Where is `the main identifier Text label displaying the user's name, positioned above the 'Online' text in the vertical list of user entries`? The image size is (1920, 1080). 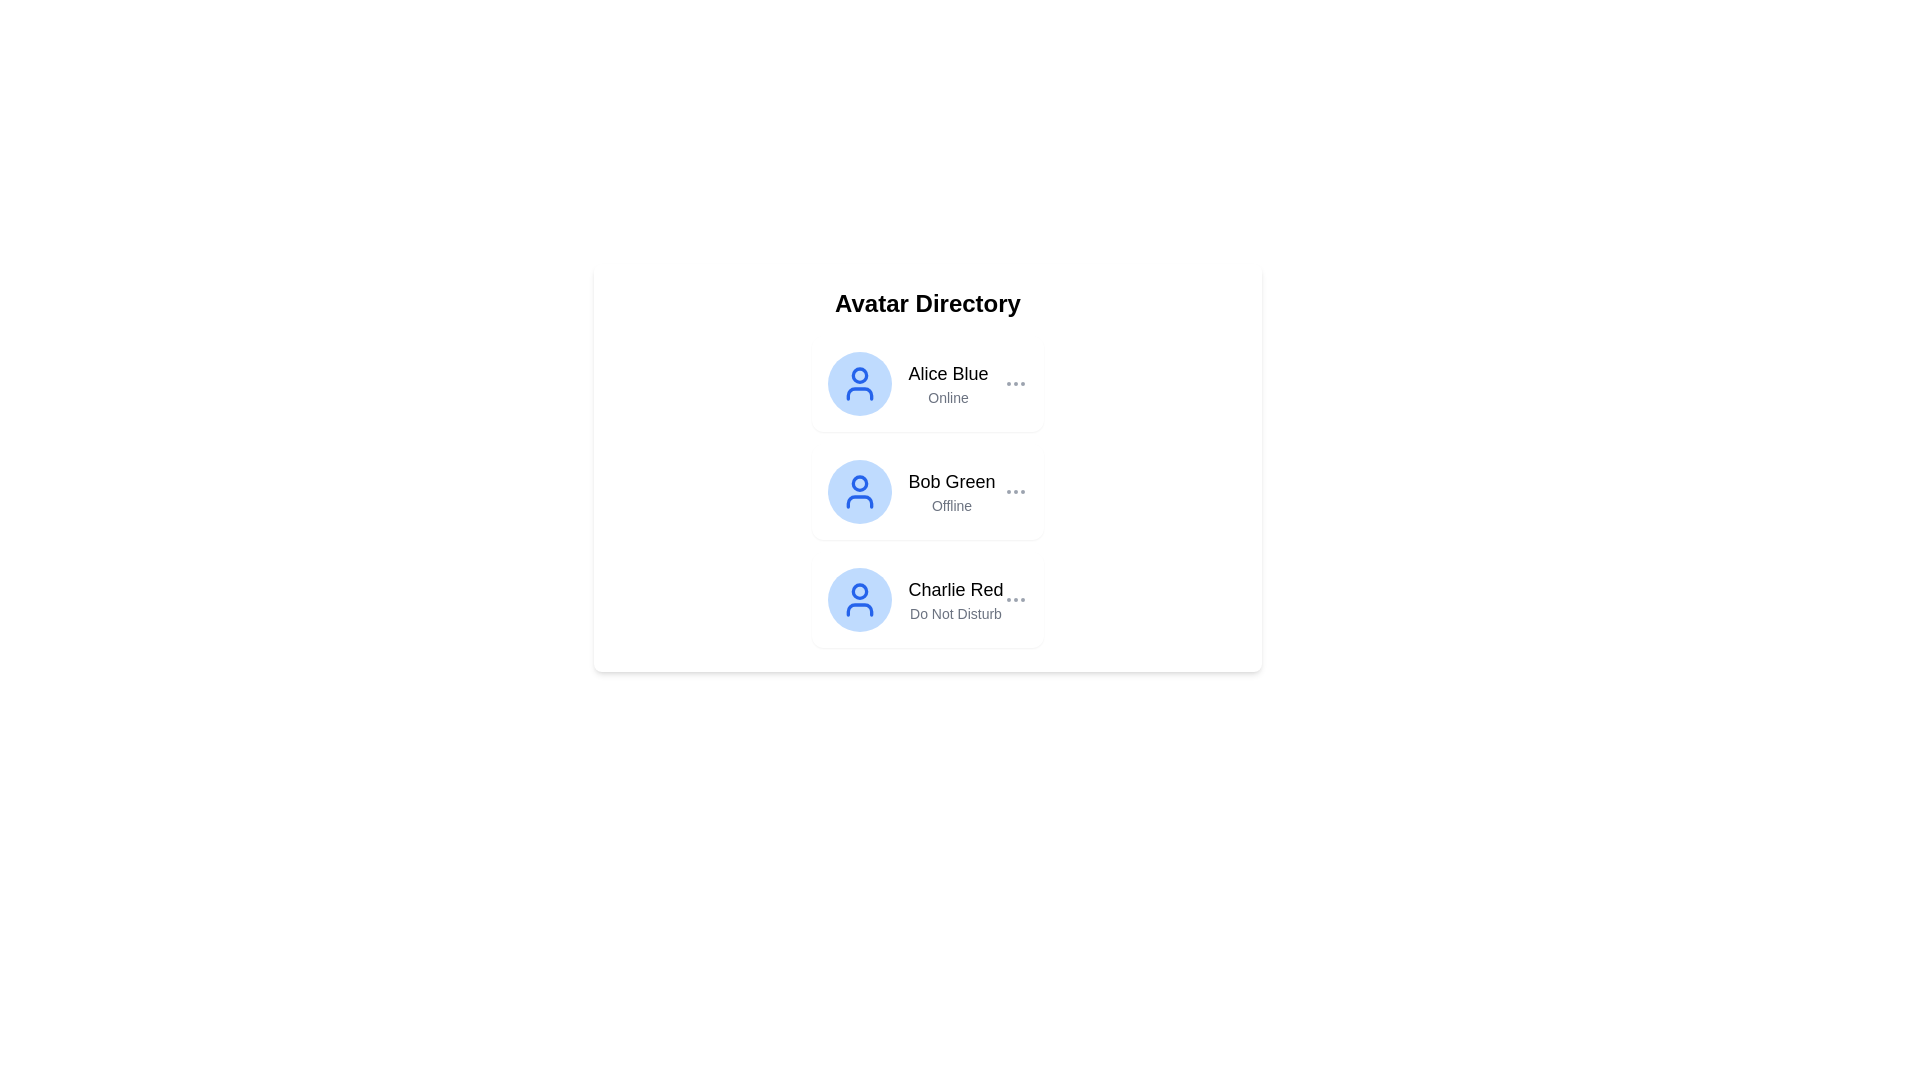
the main identifier Text label displaying the user's name, positioned above the 'Online' text in the vertical list of user entries is located at coordinates (947, 374).